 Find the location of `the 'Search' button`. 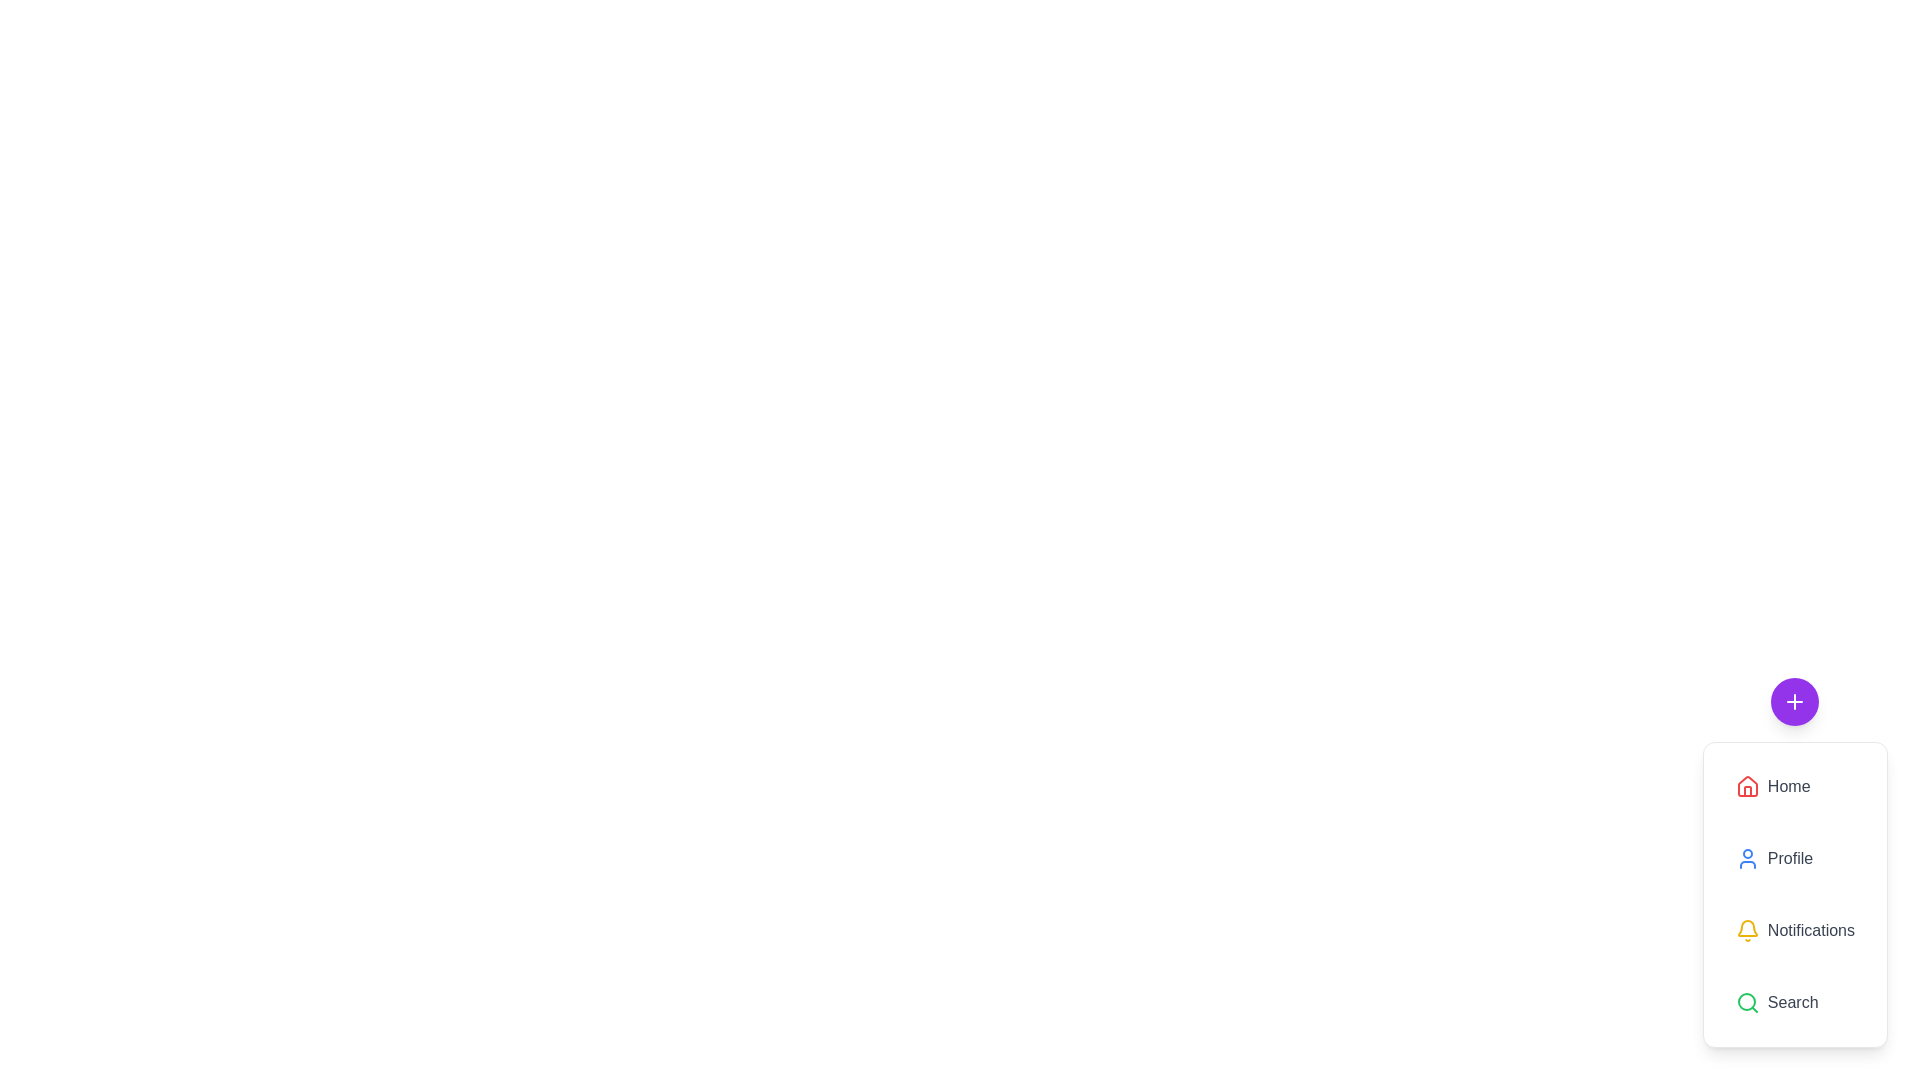

the 'Search' button is located at coordinates (1795, 1002).